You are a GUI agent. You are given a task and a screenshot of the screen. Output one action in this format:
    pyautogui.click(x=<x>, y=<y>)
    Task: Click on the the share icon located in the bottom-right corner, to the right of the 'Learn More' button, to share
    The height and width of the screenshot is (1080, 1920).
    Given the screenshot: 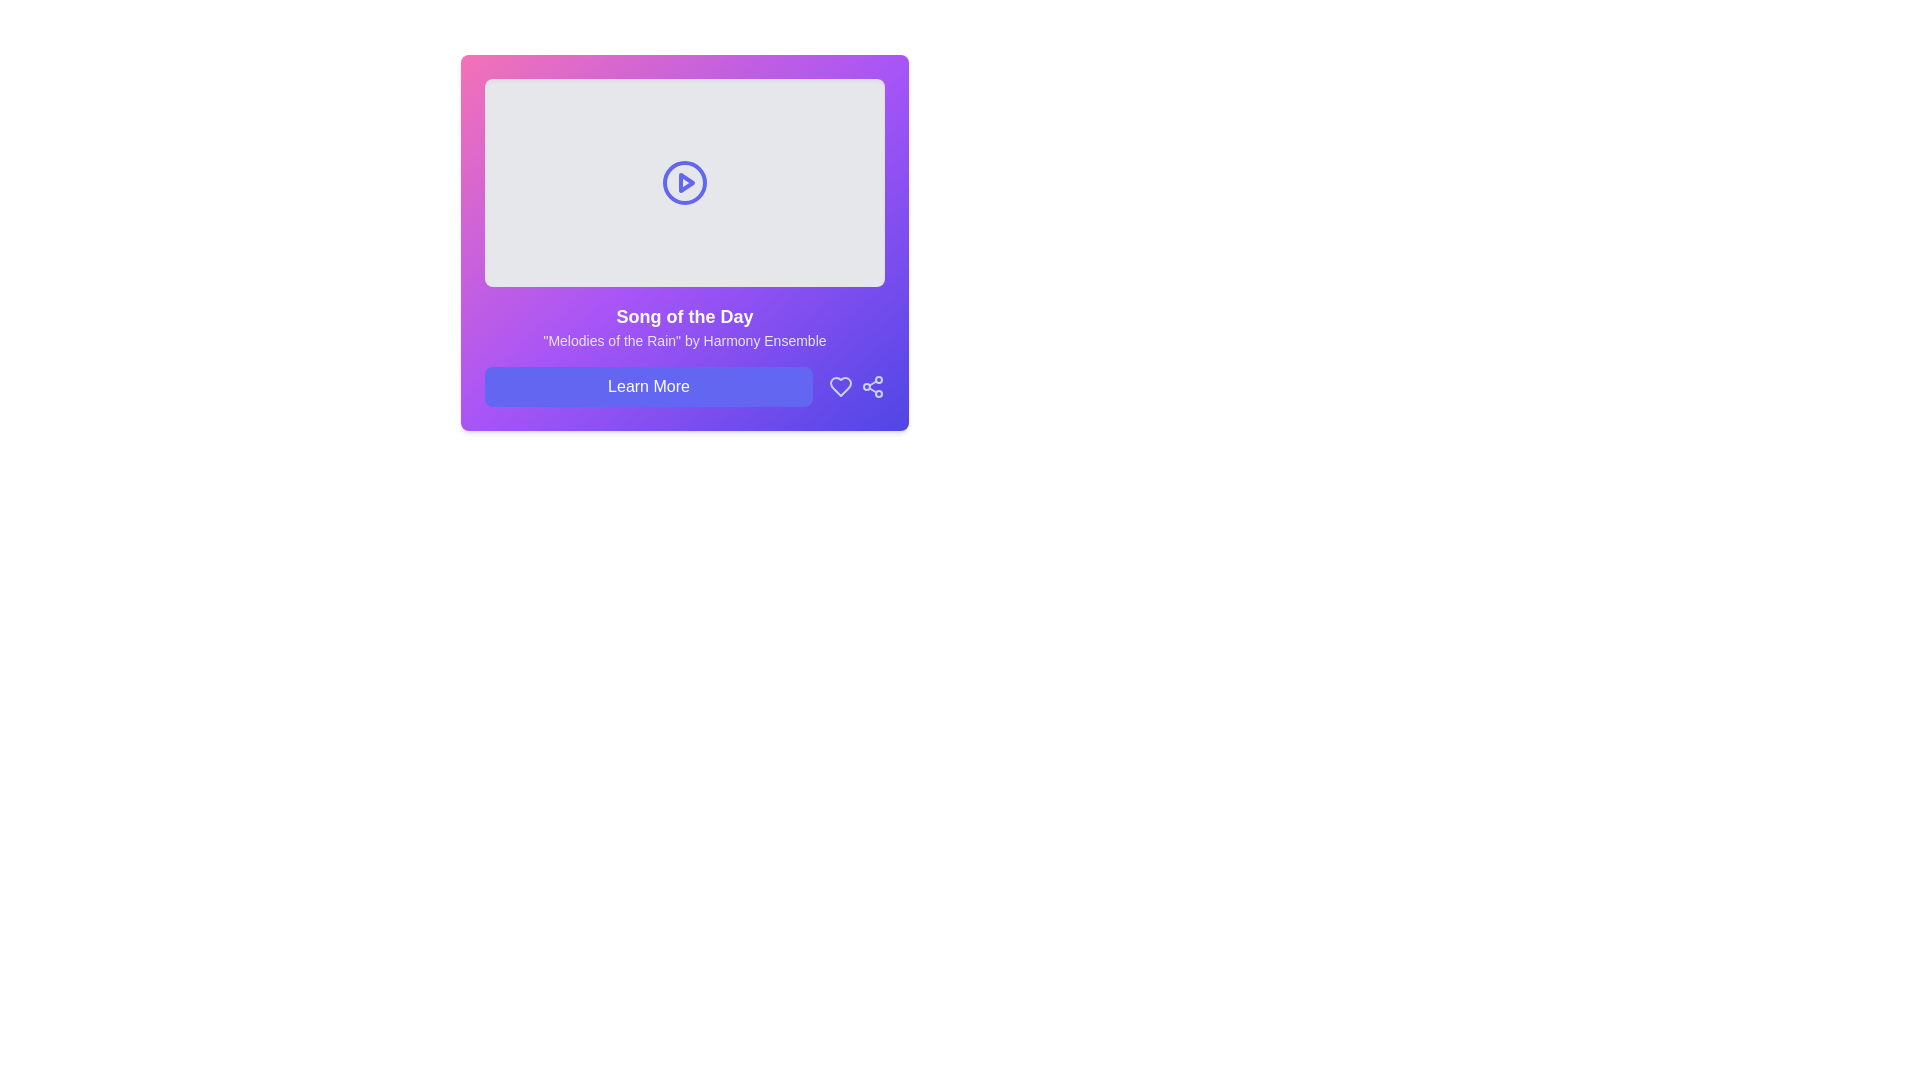 What is the action you would take?
    pyautogui.click(x=857, y=386)
    